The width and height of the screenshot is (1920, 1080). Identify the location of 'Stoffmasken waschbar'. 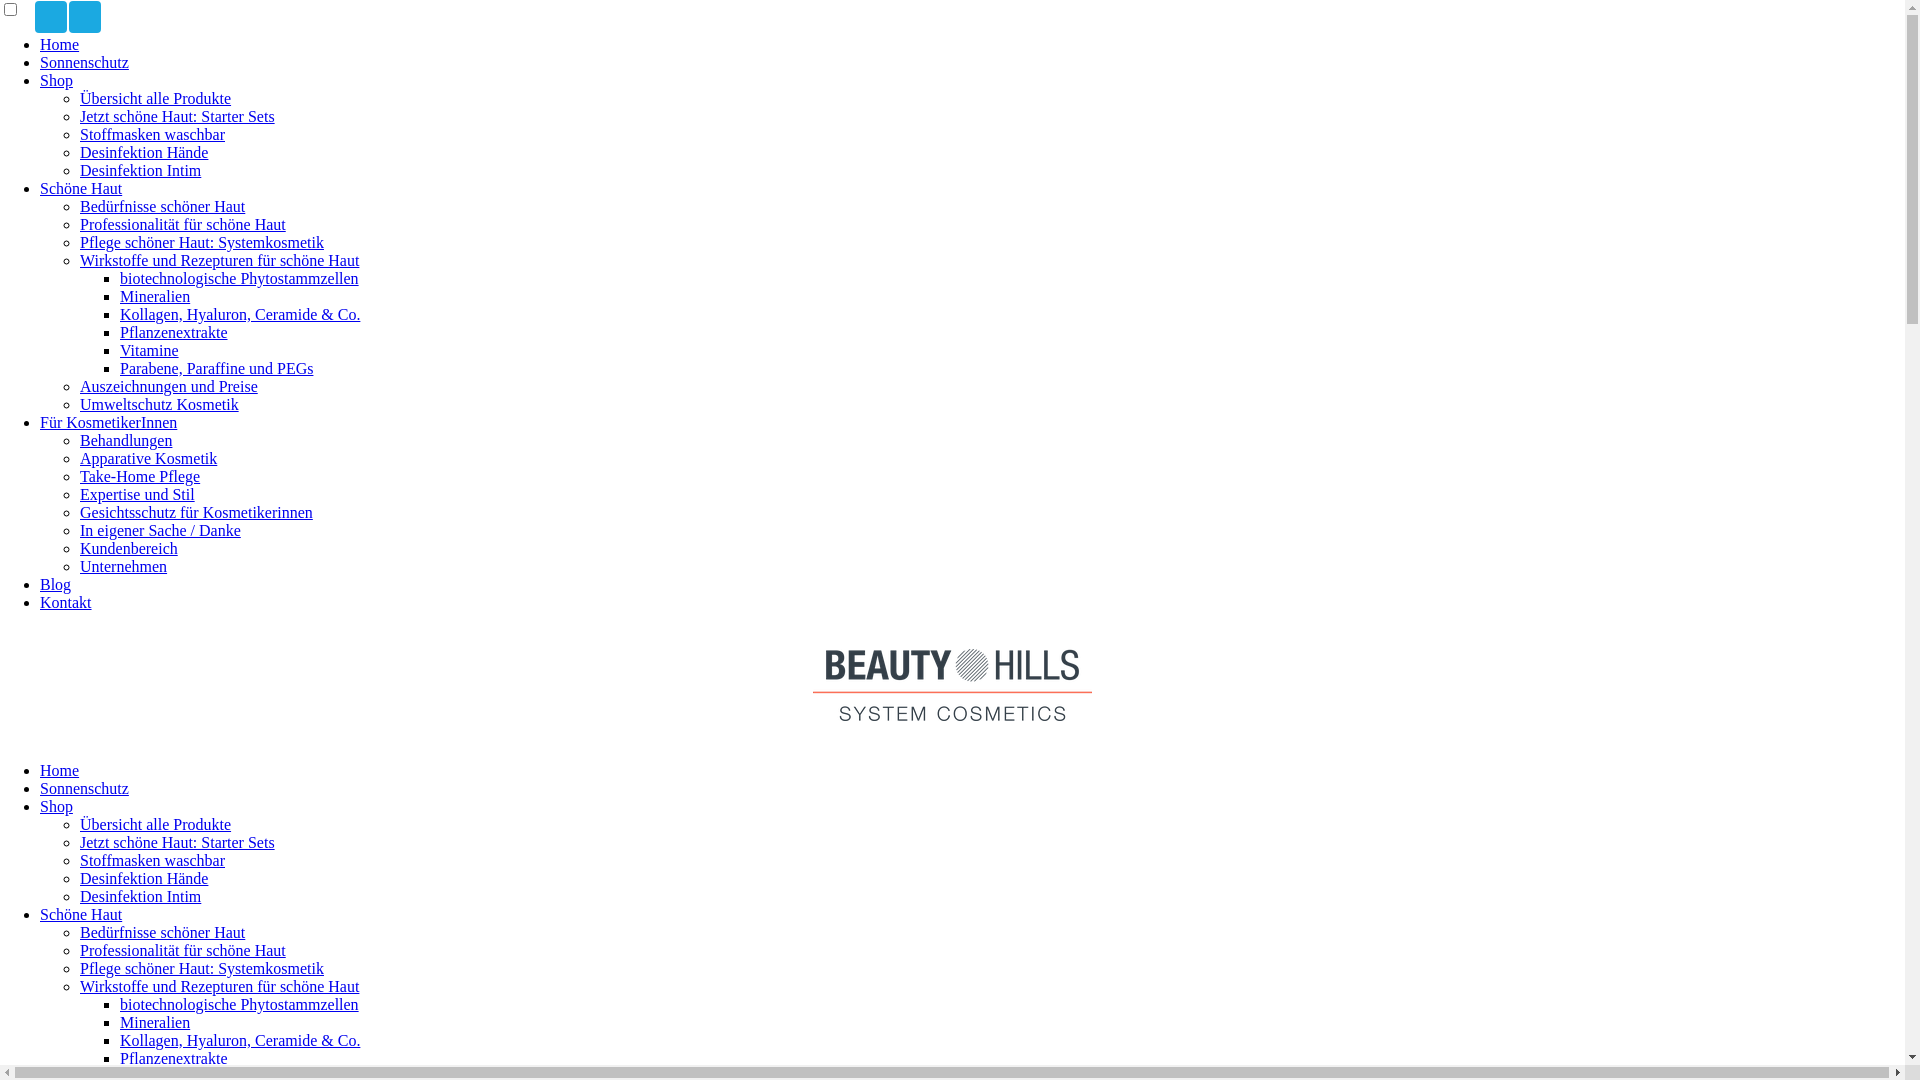
(151, 134).